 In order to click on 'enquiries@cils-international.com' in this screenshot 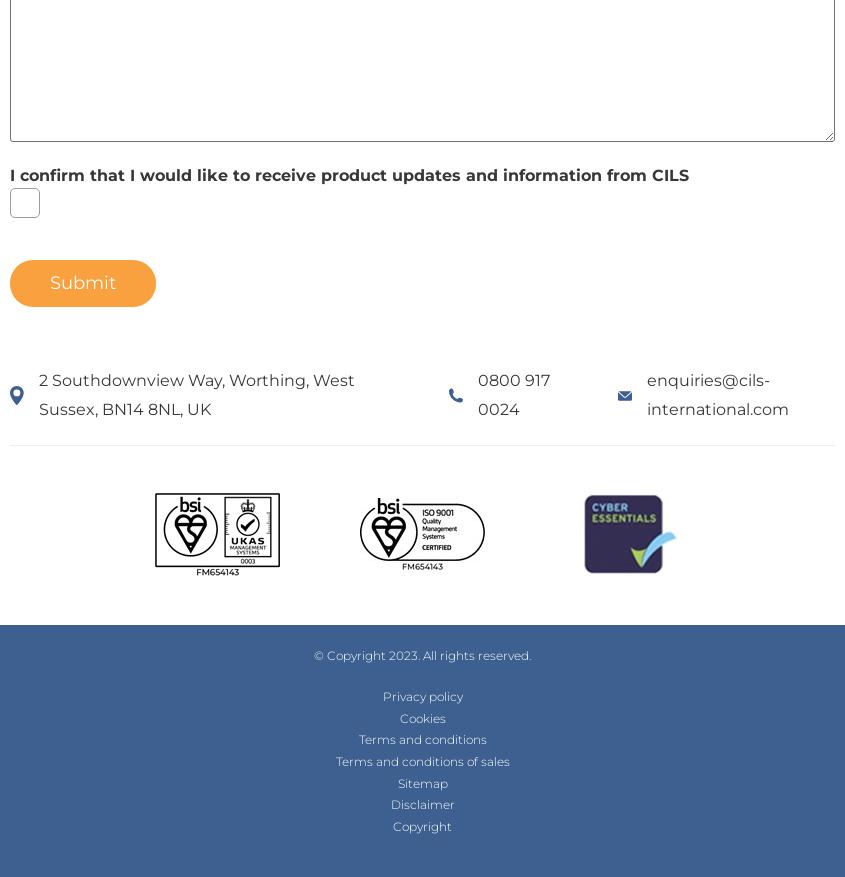, I will do `click(647, 393)`.